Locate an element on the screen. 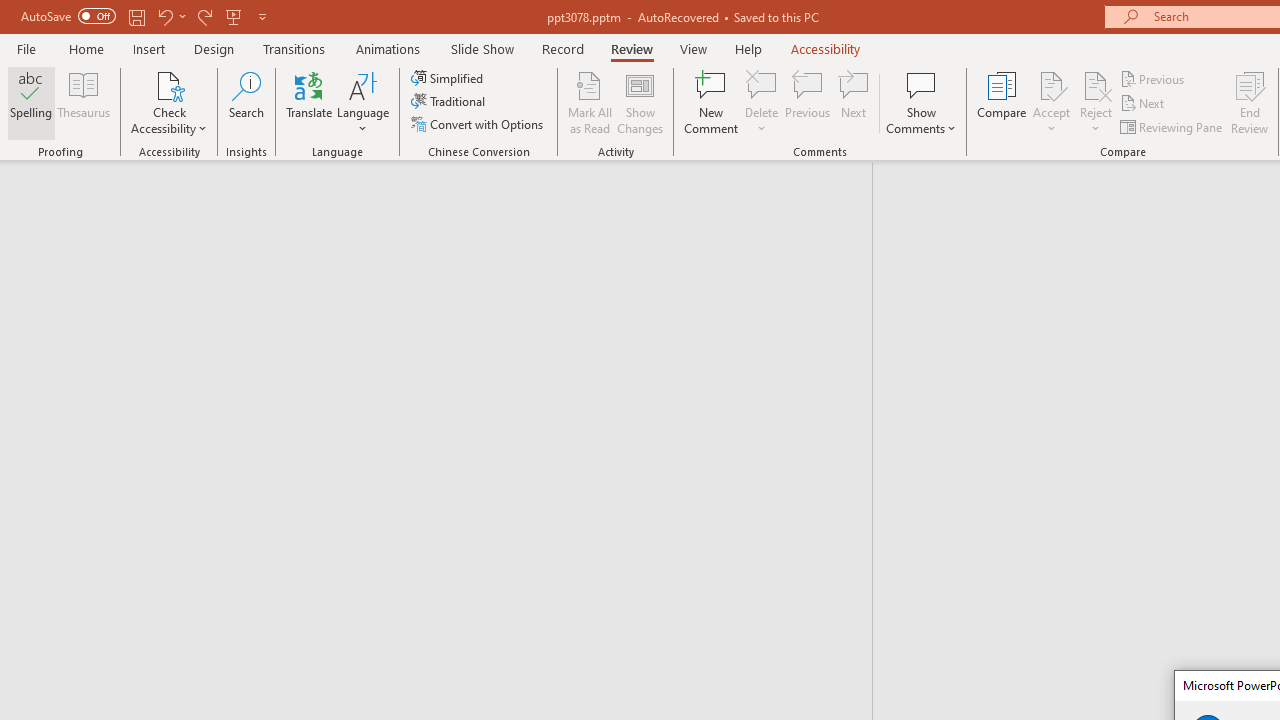 The width and height of the screenshot is (1280, 720). 'Spelling...' is located at coordinates (31, 103).